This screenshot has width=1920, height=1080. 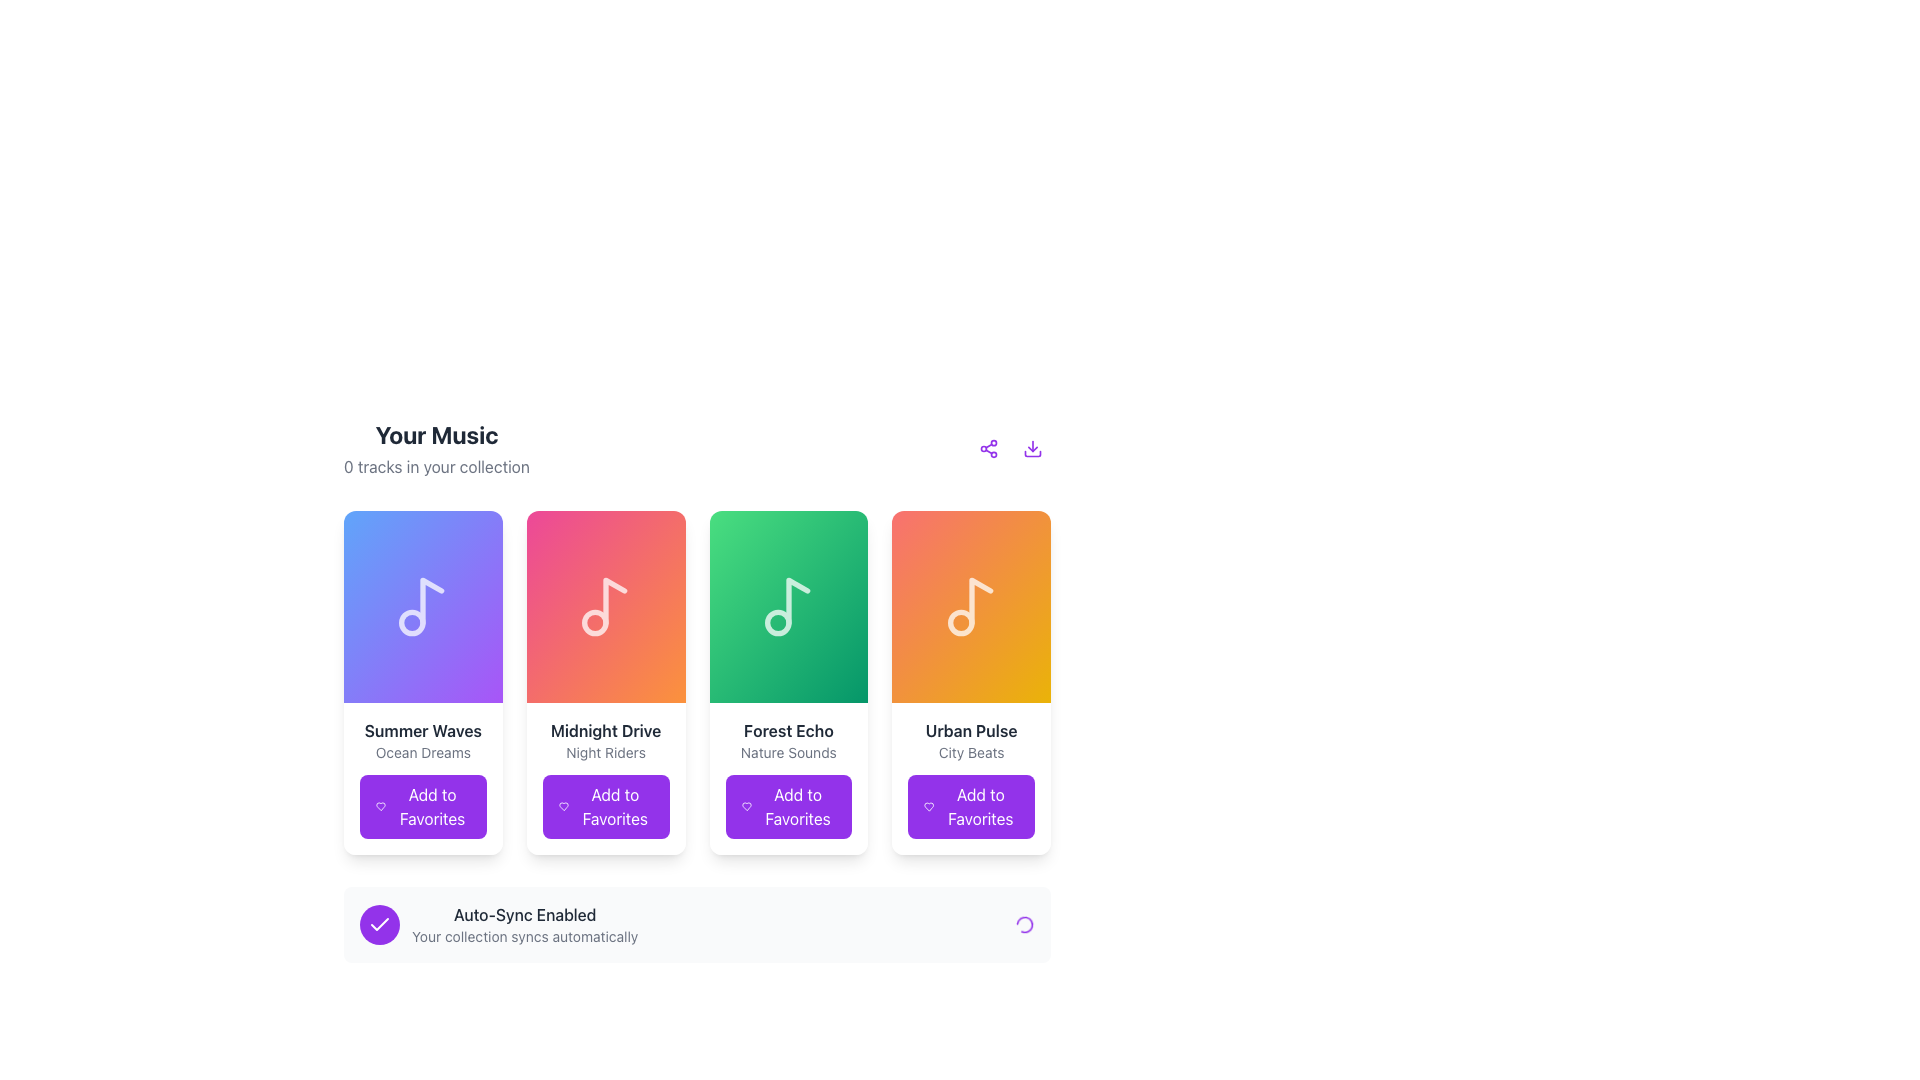 I want to click on the text label representing the title of a music track or category, which is located in the third card from the left, above the 'Nature Sounds' subtitle and 'Add to Favorites' button, so click(x=787, y=731).